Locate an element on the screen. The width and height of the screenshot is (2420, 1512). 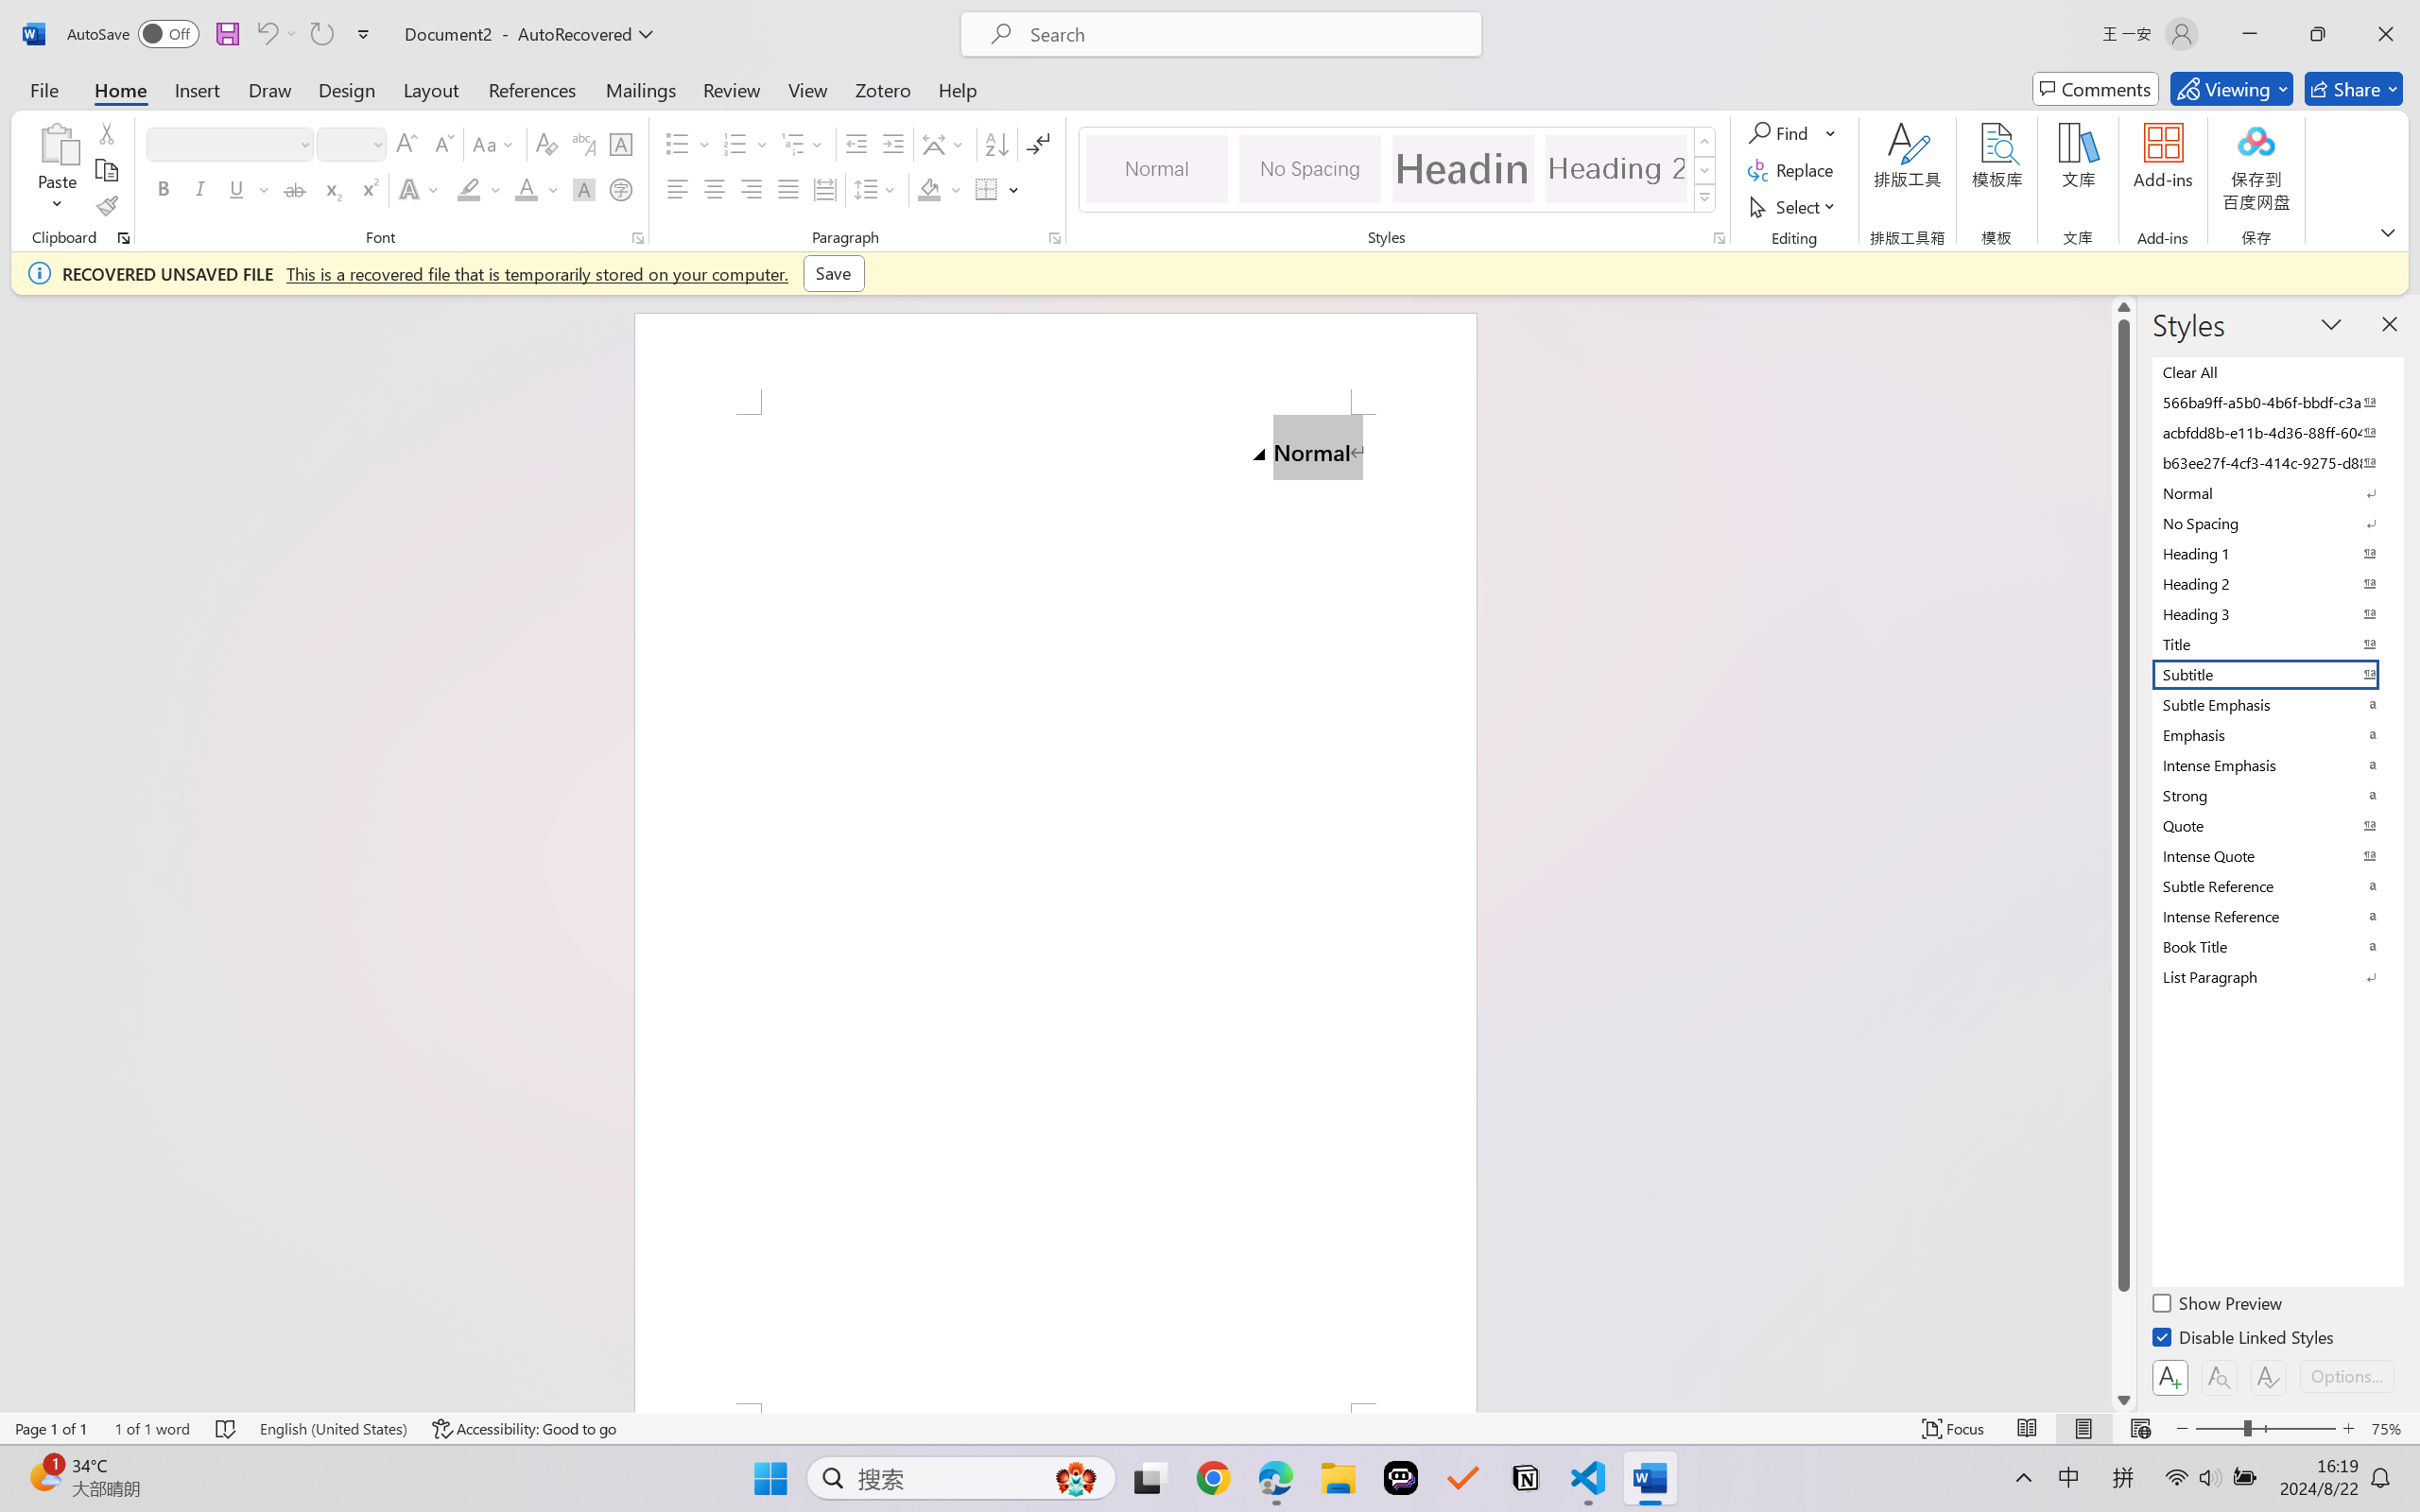
'Character Shading' is located at coordinates (581, 188).